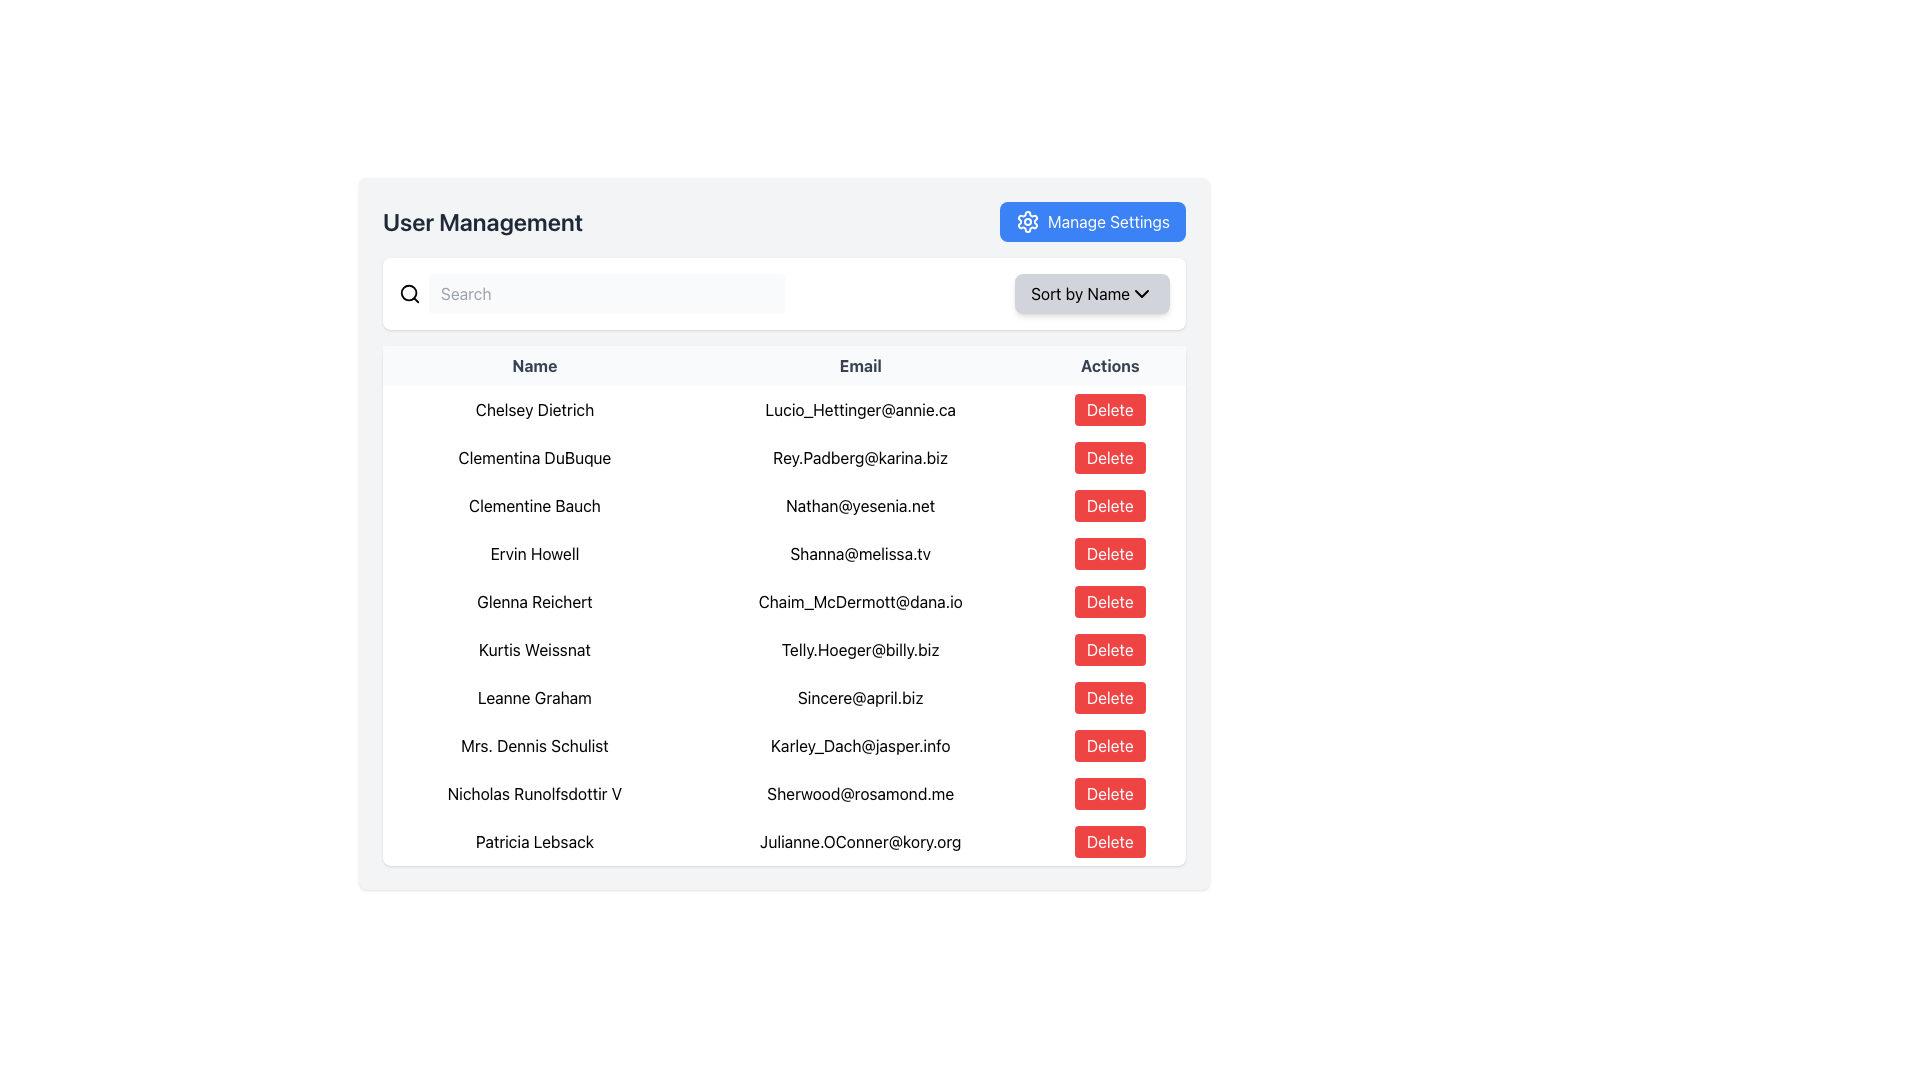 This screenshot has width=1920, height=1080. What do you see at coordinates (1109, 745) in the screenshot?
I see `the delete button for Mrs. Dennis Schulist's information in the Actions column to observe the hover effect` at bounding box center [1109, 745].